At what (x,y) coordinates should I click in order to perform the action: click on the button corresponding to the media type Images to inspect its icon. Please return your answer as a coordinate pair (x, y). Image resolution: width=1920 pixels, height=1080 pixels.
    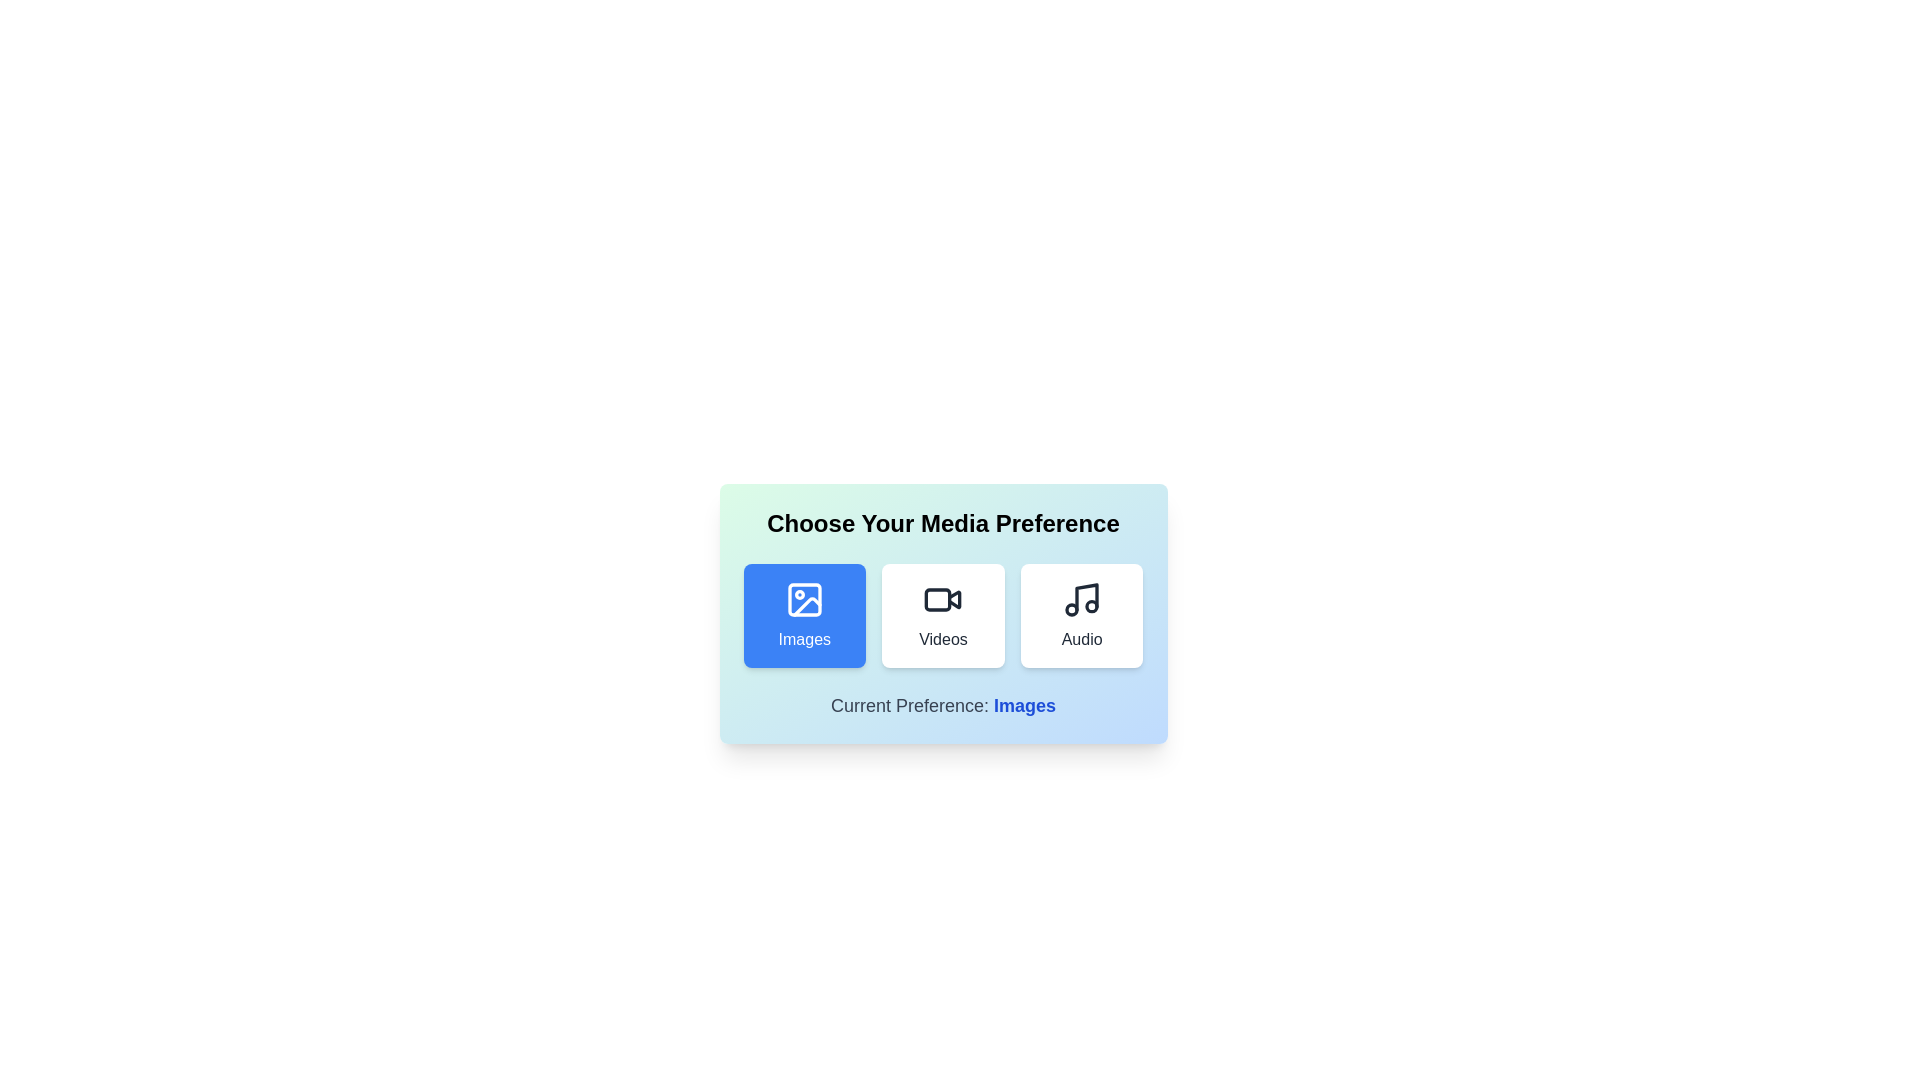
    Looking at the image, I should click on (804, 615).